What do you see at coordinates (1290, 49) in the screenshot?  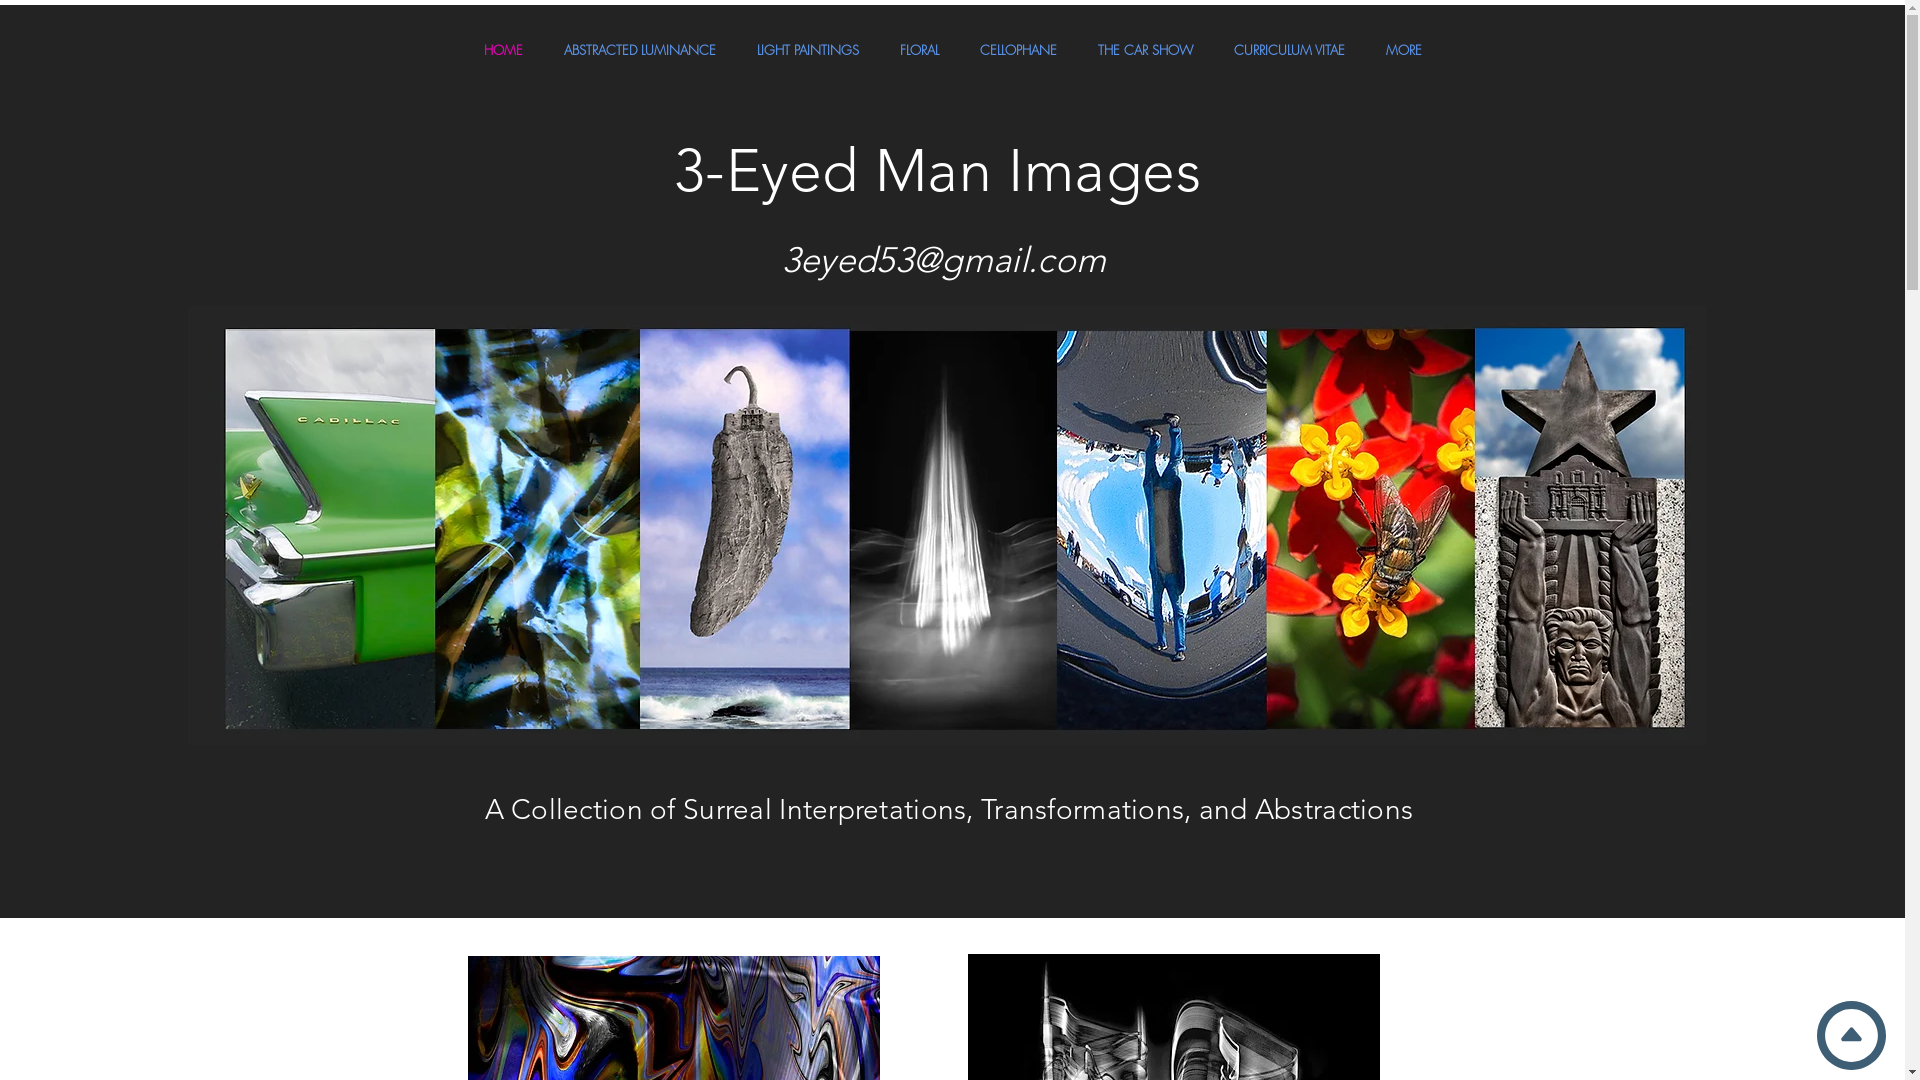 I see `'CURRICULUM VITAE'` at bounding box center [1290, 49].